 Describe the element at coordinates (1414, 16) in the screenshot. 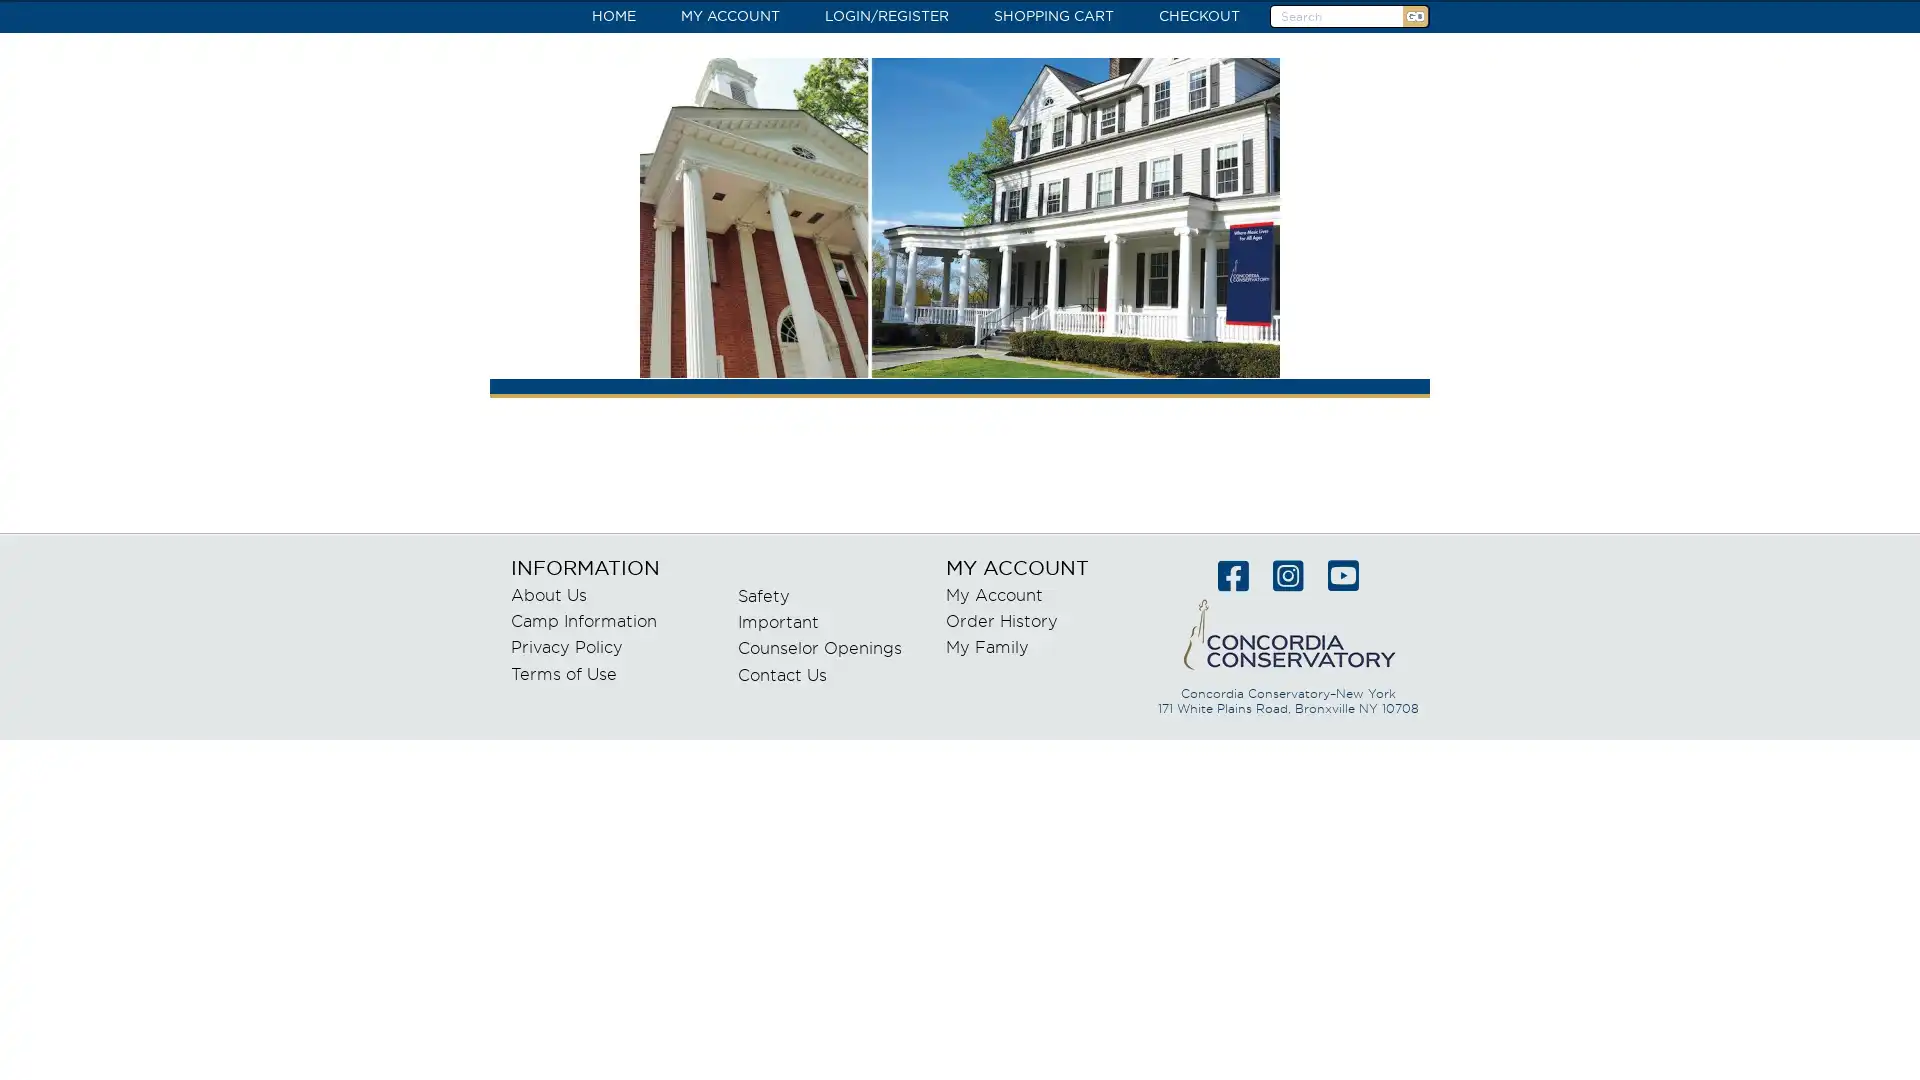

I see `Go` at that location.